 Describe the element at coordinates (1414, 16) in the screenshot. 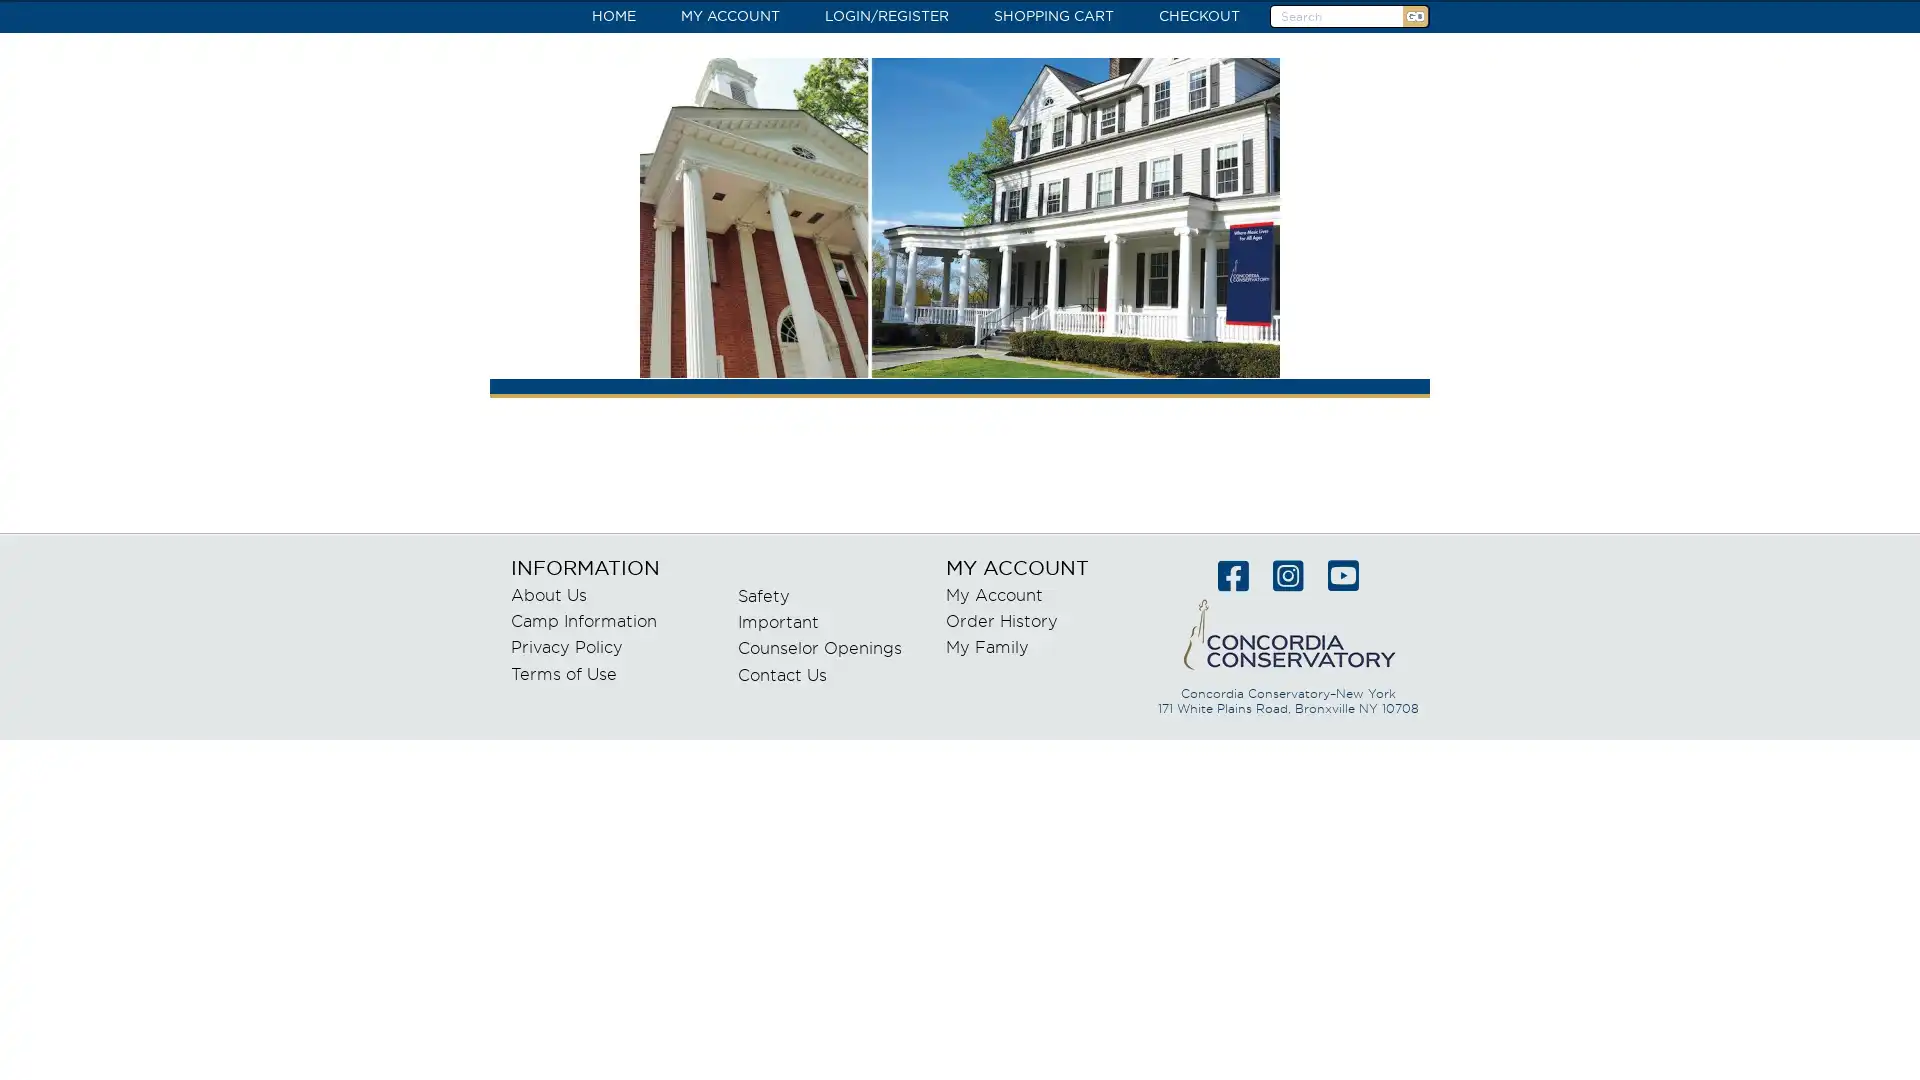

I see `Go` at that location.